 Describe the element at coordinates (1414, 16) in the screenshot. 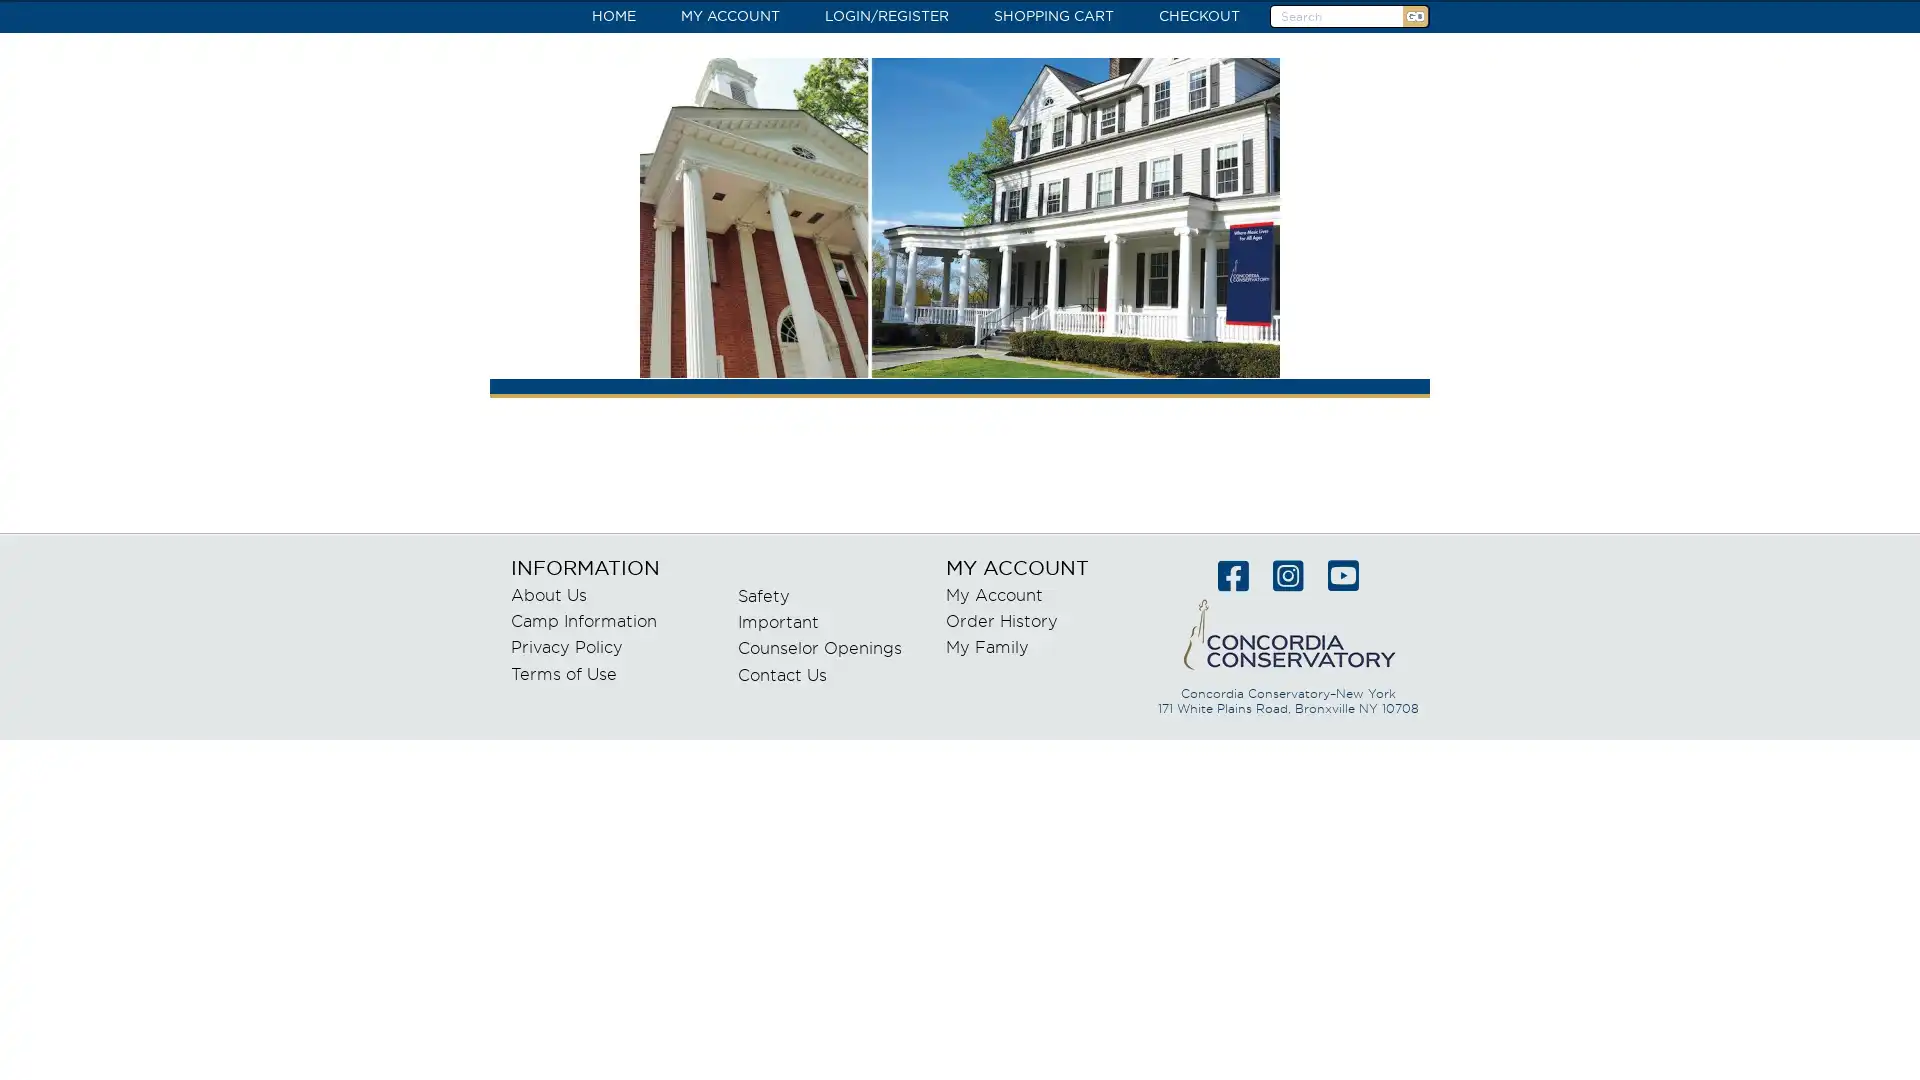

I see `Go` at that location.